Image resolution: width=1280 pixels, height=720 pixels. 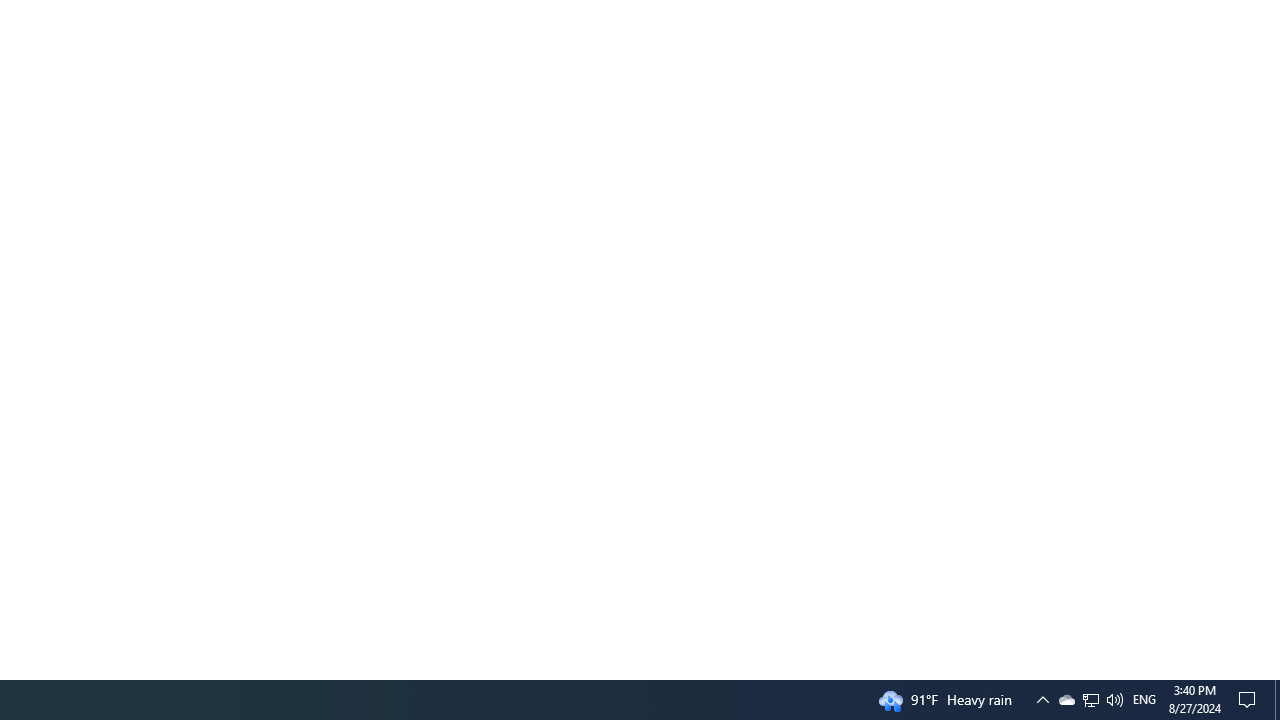 I want to click on 'Notification Chevron', so click(x=1089, y=698).